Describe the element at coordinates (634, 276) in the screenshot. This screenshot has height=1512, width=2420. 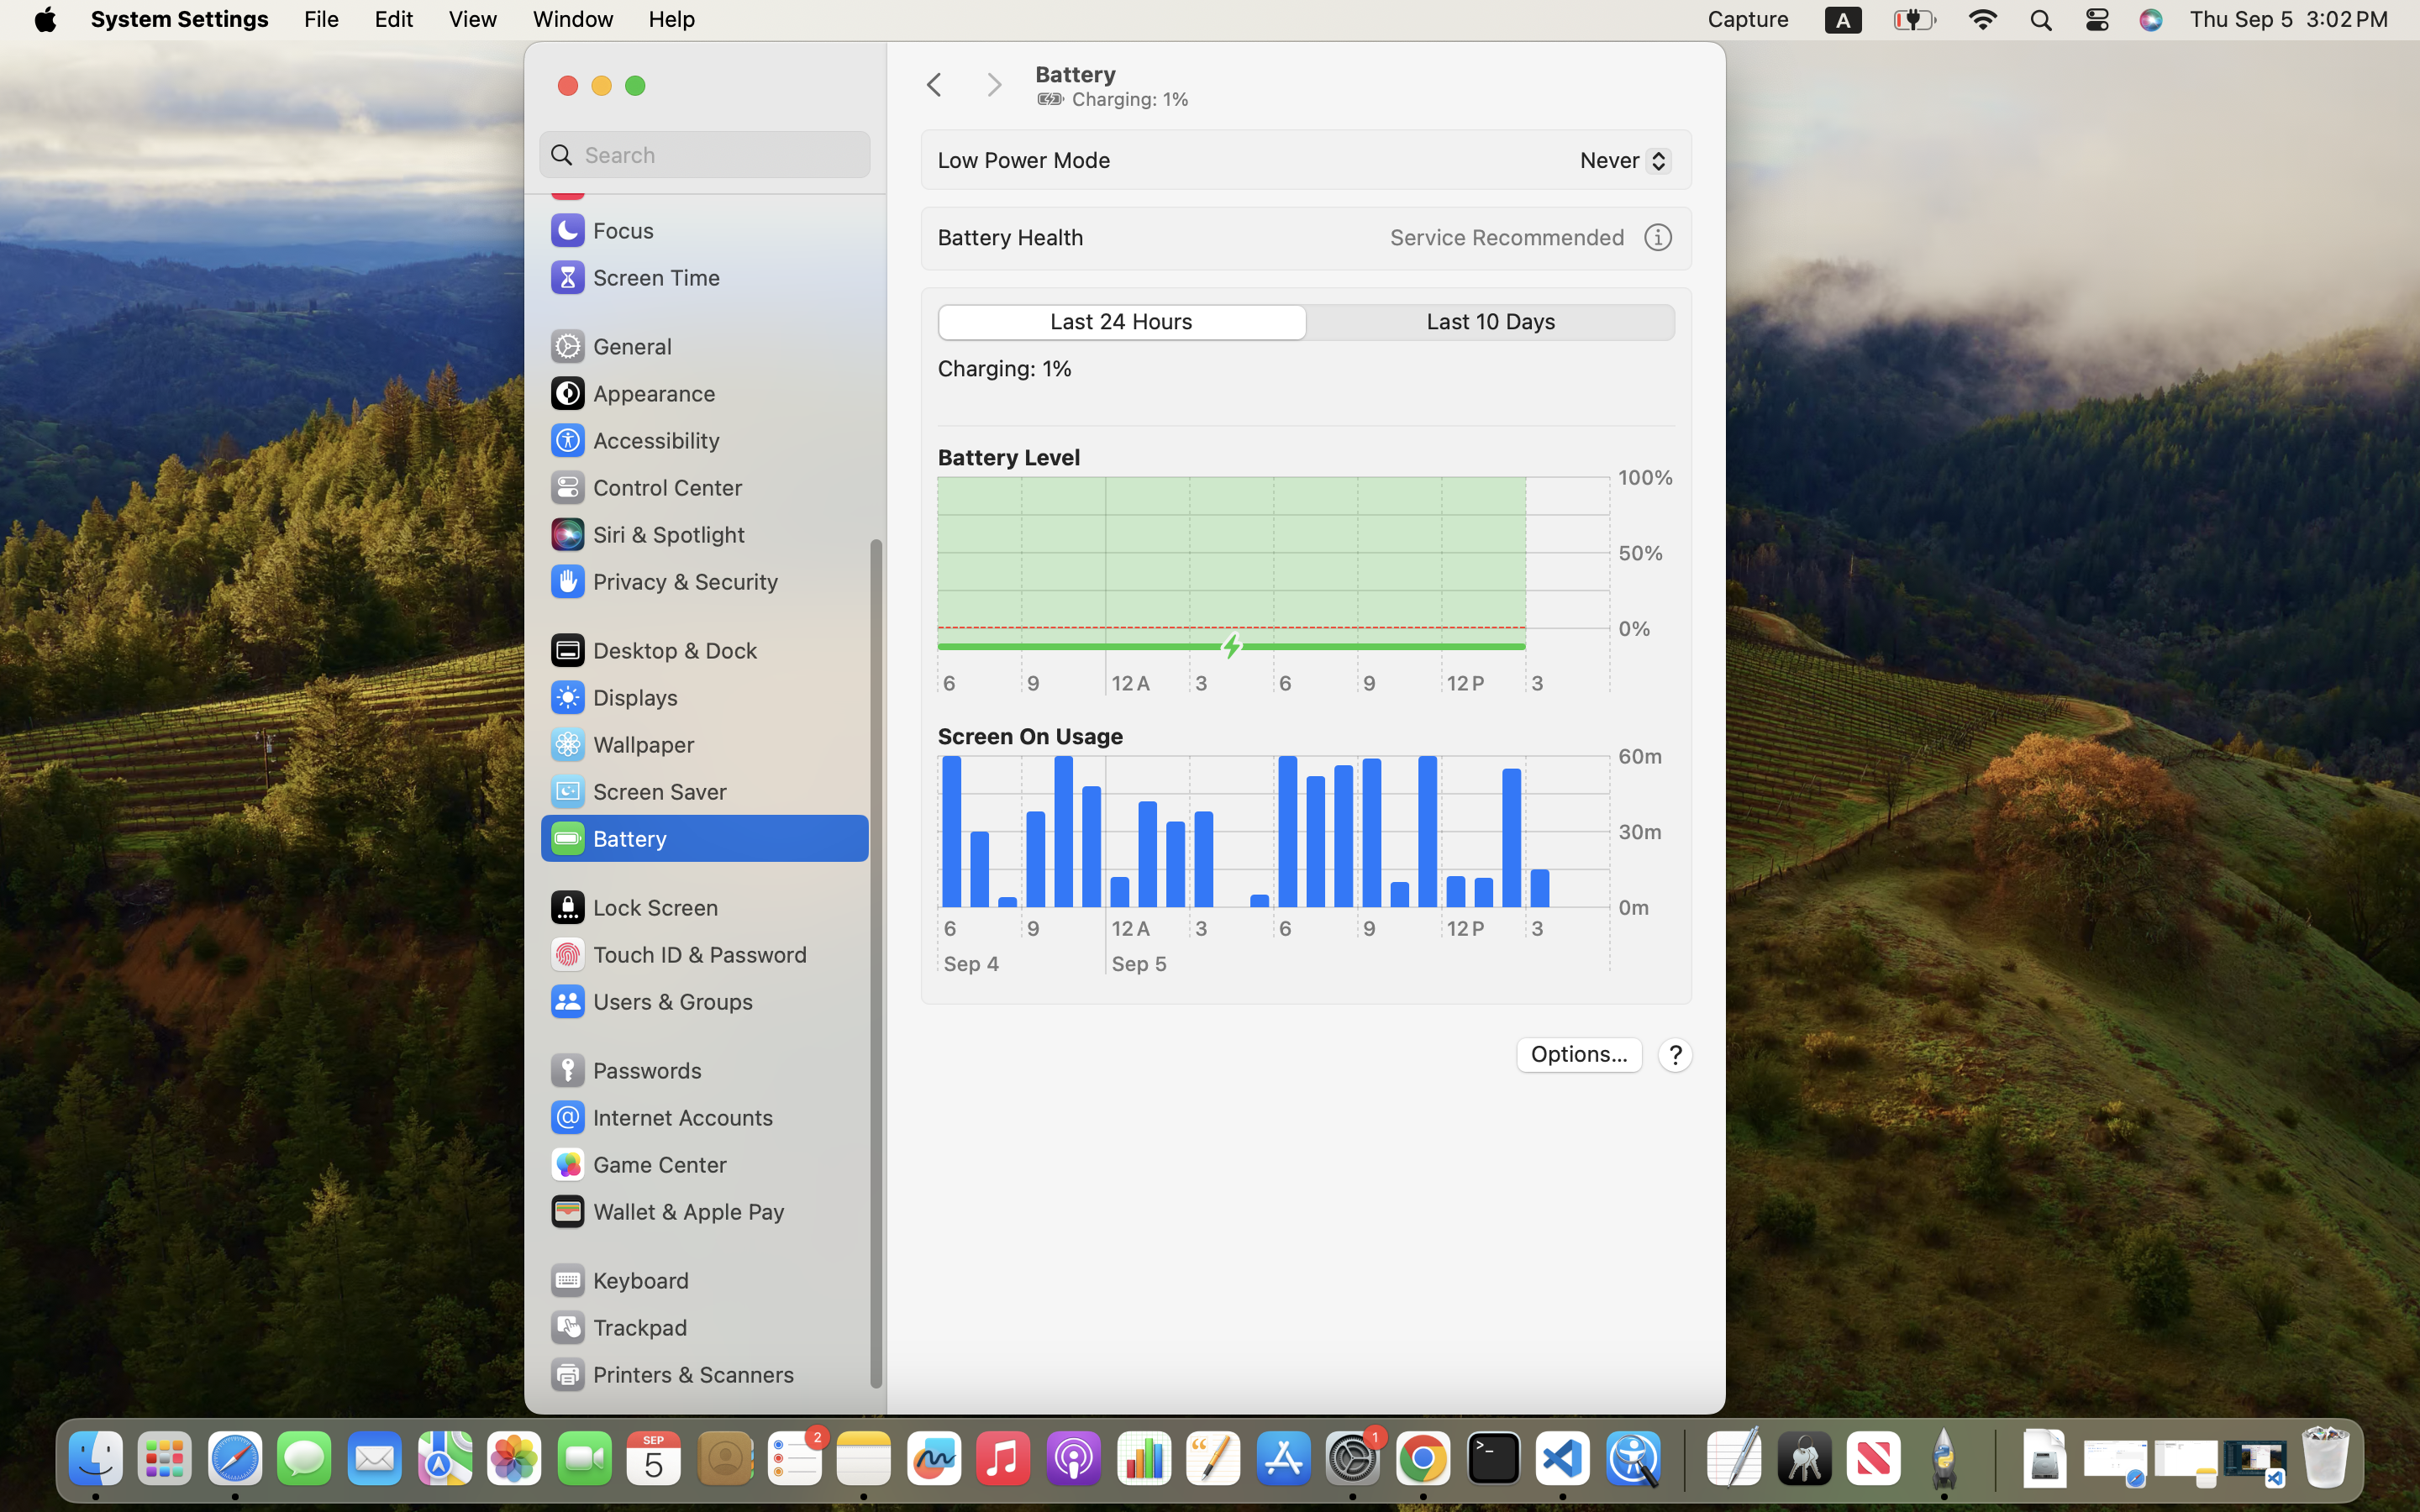
I see `'Screen Time'` at that location.